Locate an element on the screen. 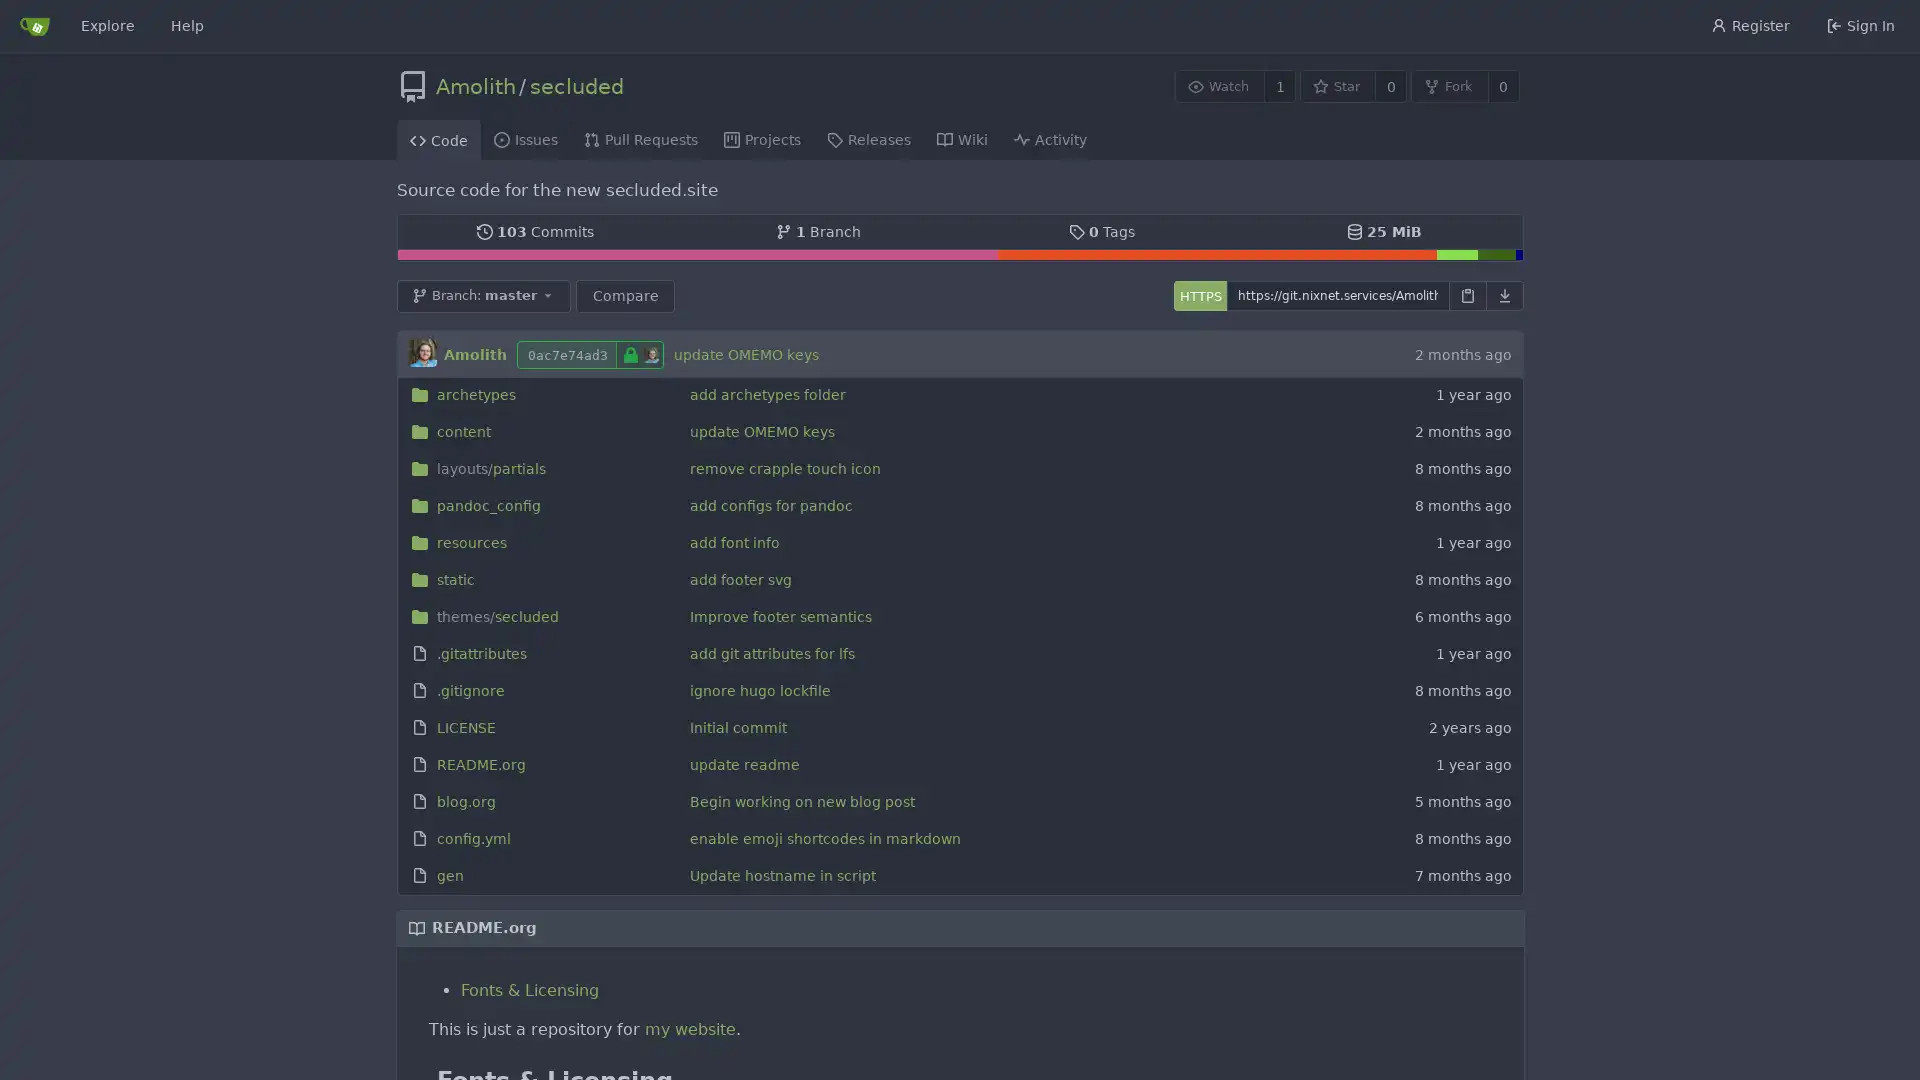  Star is located at coordinates (1337, 85).